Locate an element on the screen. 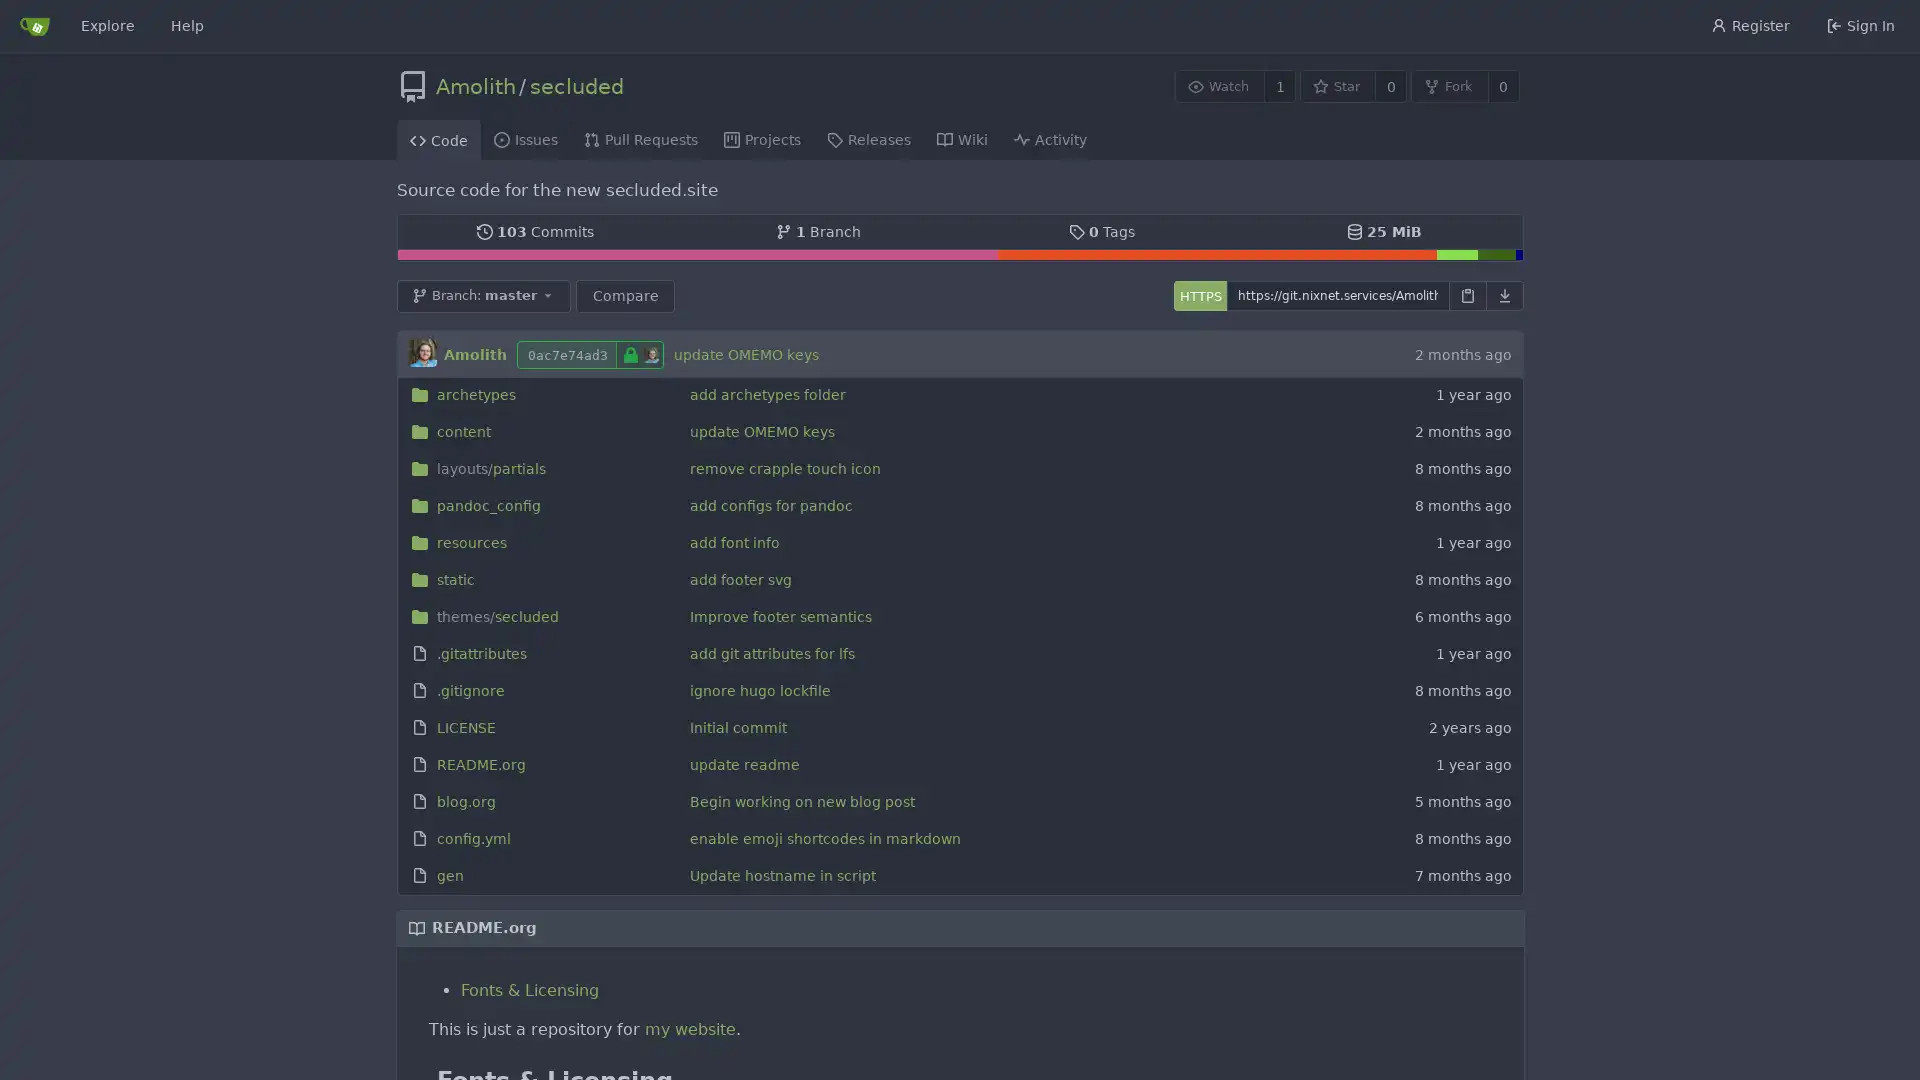  Star is located at coordinates (1337, 85).